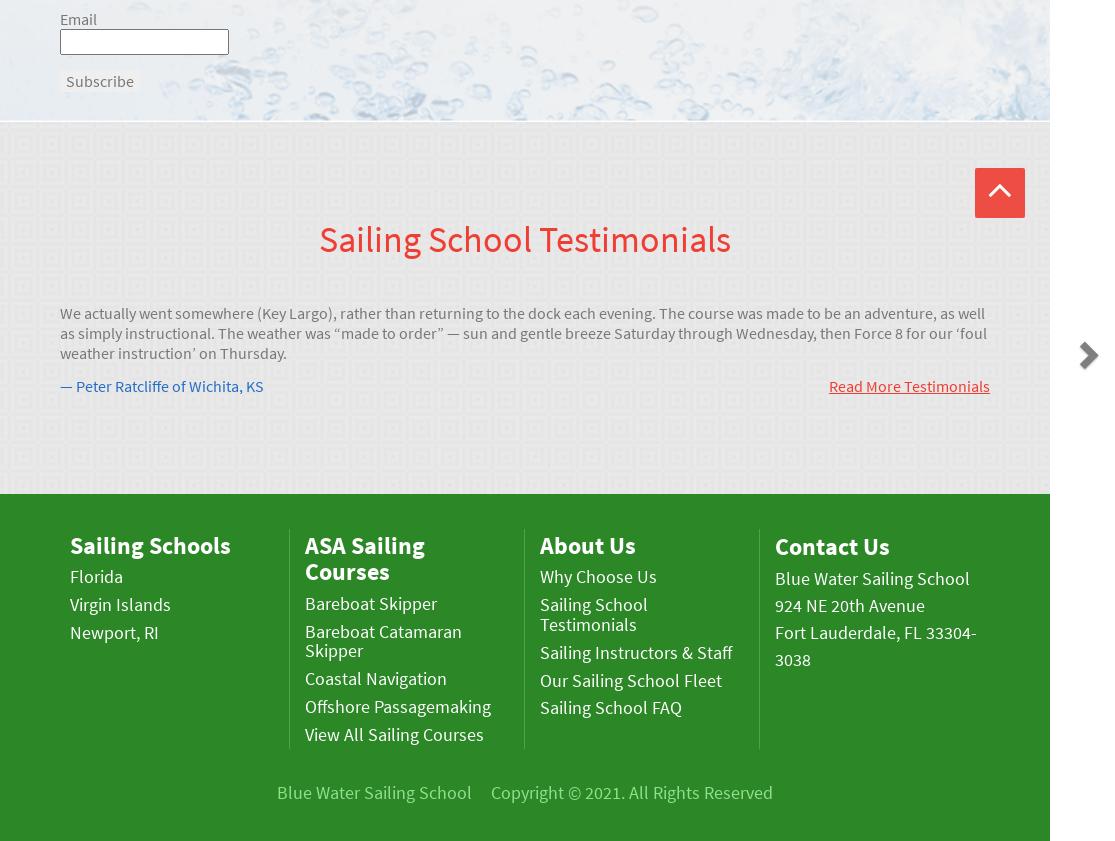  Describe the element at coordinates (848, 605) in the screenshot. I see `'924 NE 20th Avenue'` at that location.